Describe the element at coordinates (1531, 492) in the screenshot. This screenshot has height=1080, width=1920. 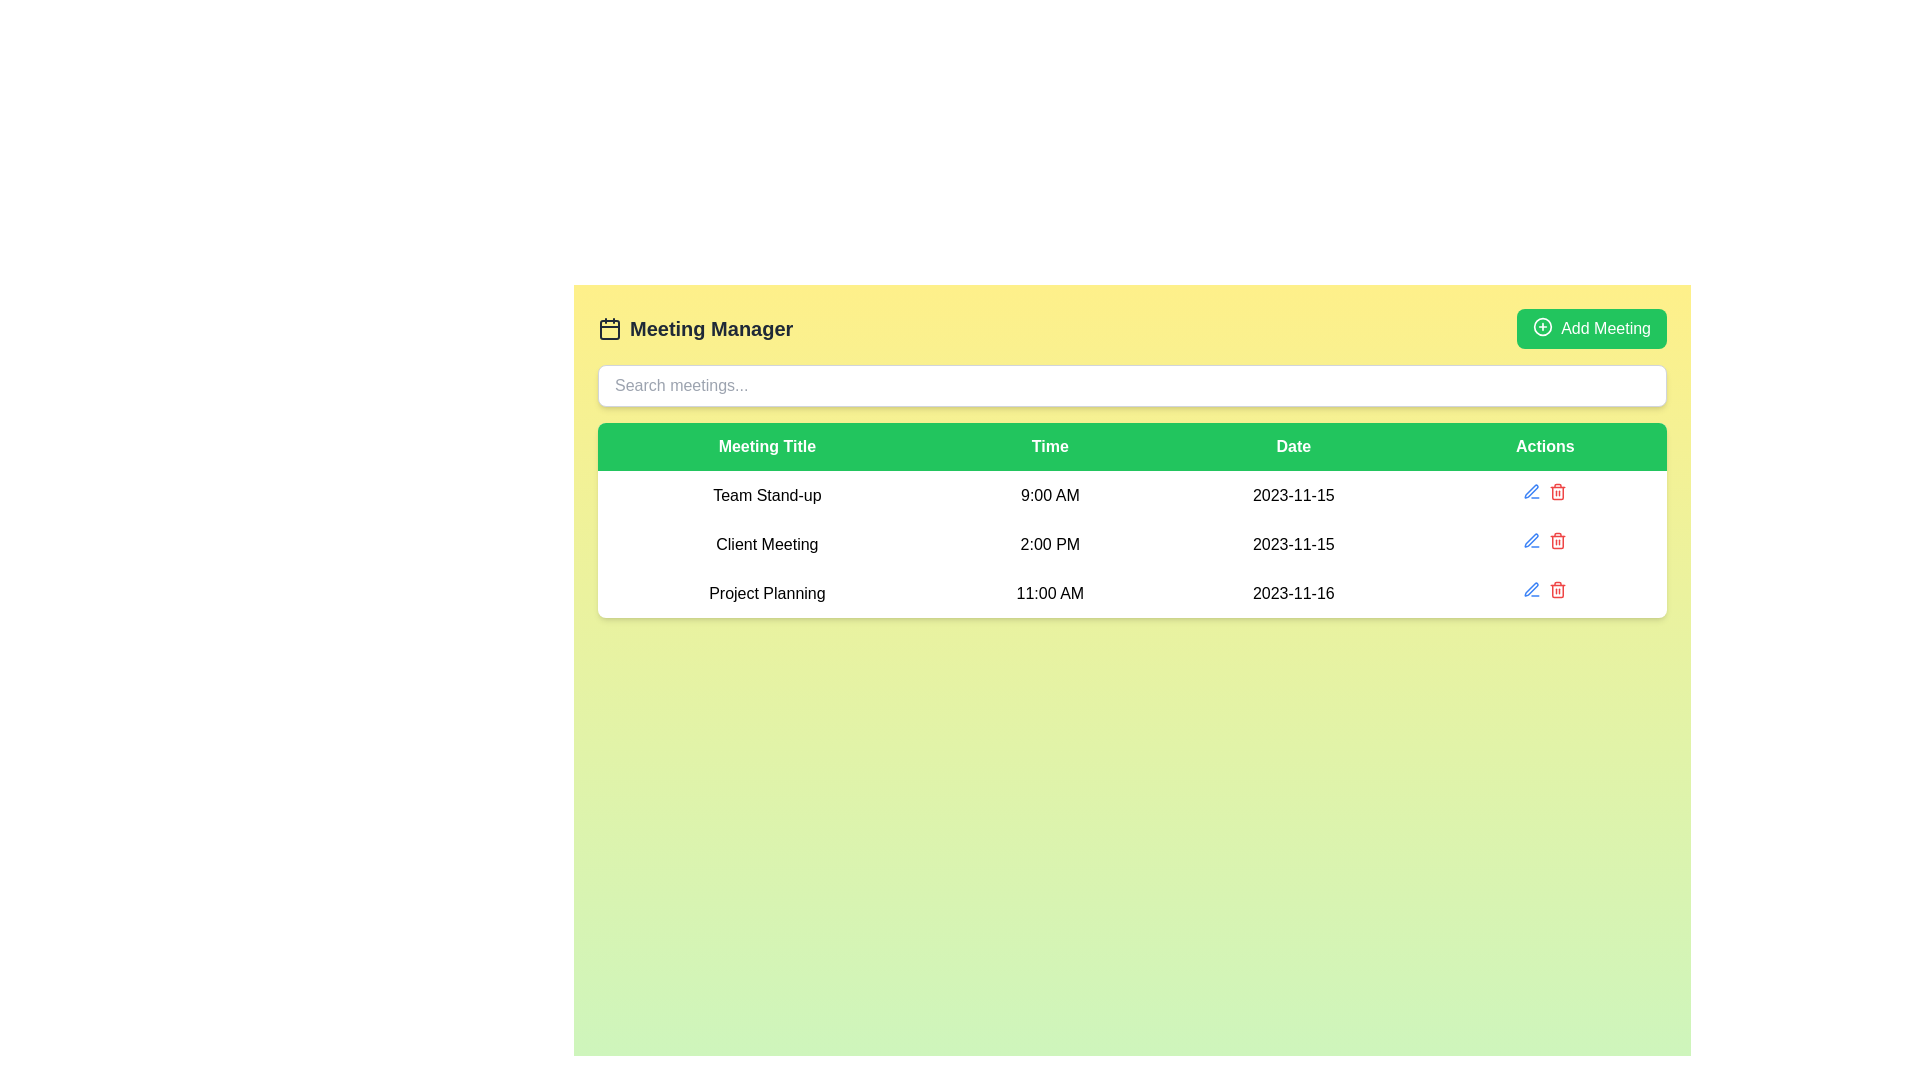
I see `the Edit button, which is the first icon in the Action column of the second row of the table located below the search bar, to change the icon's color` at that location.